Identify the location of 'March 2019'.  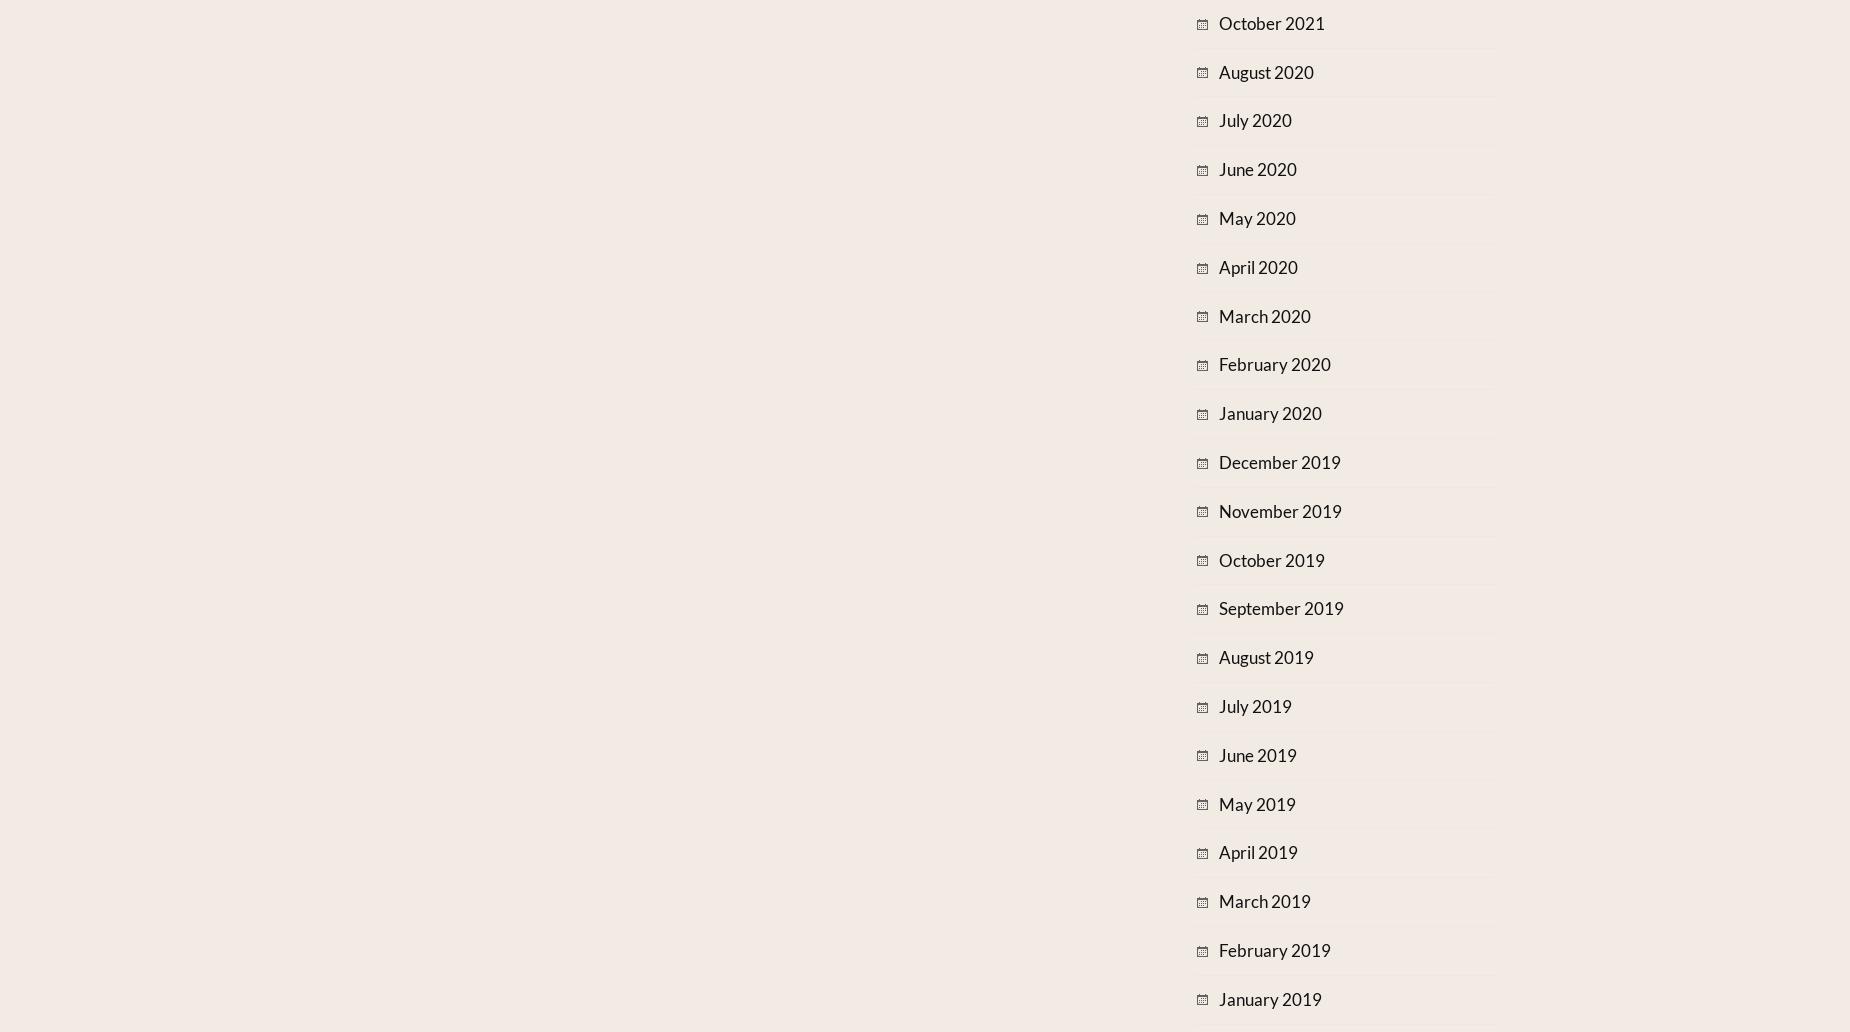
(1264, 901).